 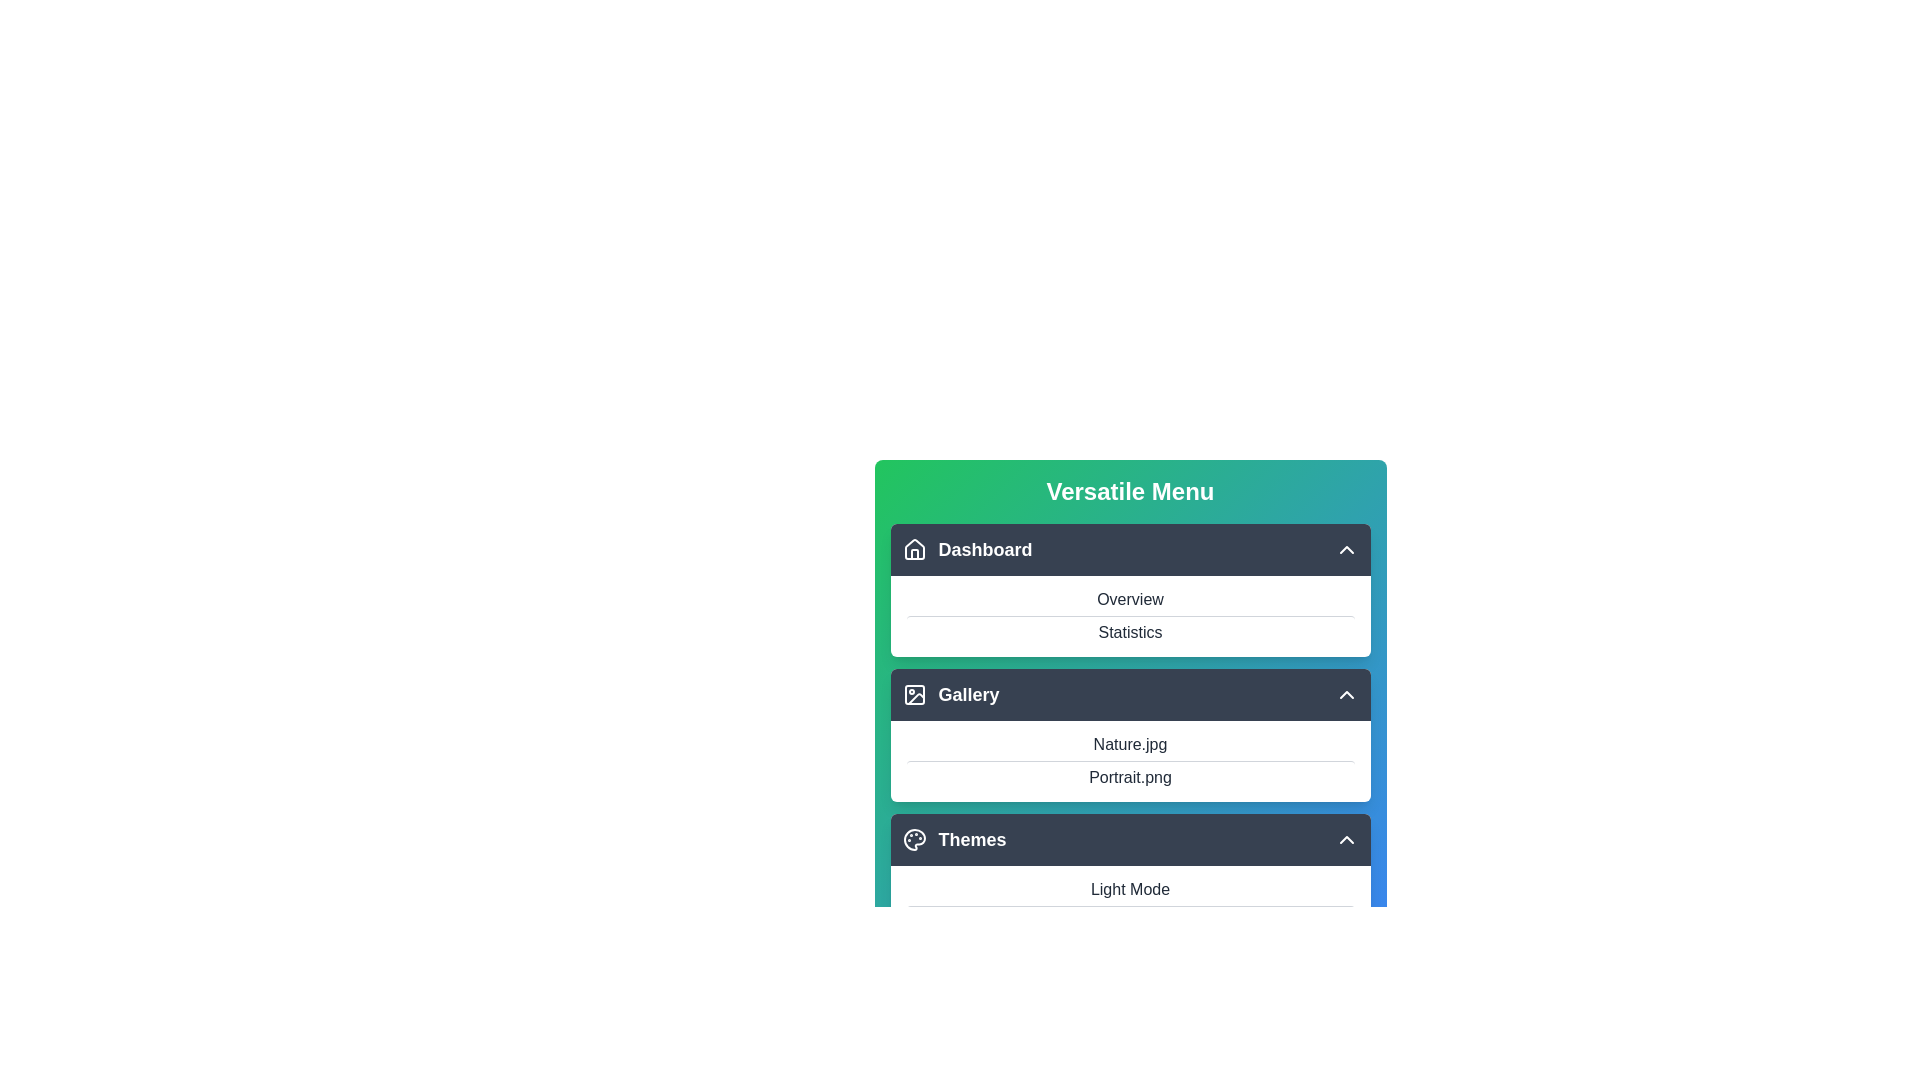 I want to click on the item Statistics from the section Dashboard, so click(x=1130, y=550).